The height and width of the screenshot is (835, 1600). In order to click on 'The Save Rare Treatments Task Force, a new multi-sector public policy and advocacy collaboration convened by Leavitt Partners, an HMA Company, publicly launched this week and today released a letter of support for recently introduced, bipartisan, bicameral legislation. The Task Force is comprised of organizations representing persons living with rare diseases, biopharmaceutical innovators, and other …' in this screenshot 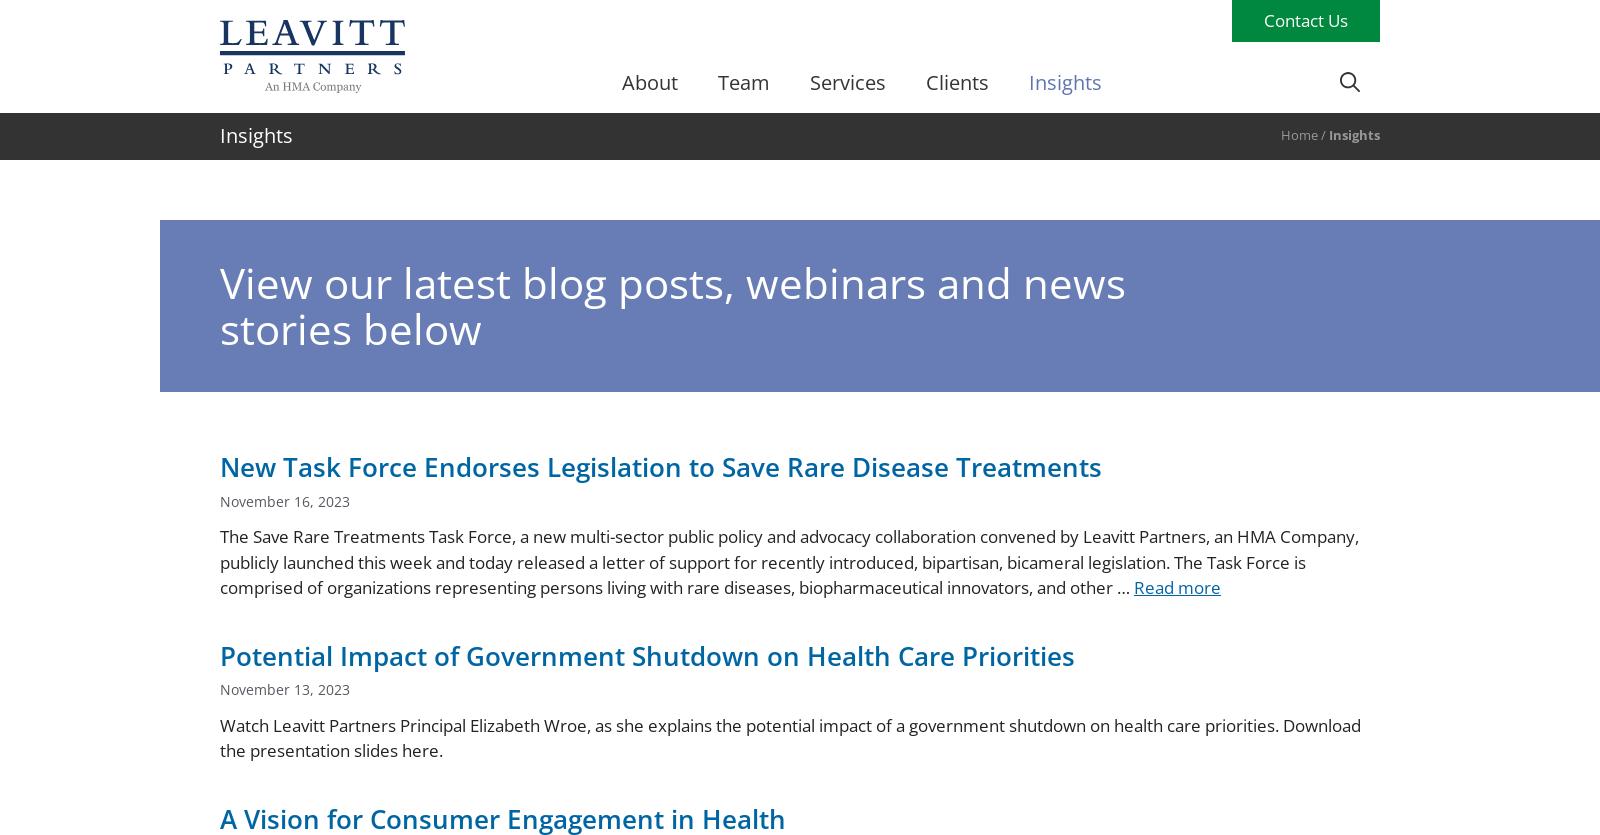, I will do `click(789, 562)`.